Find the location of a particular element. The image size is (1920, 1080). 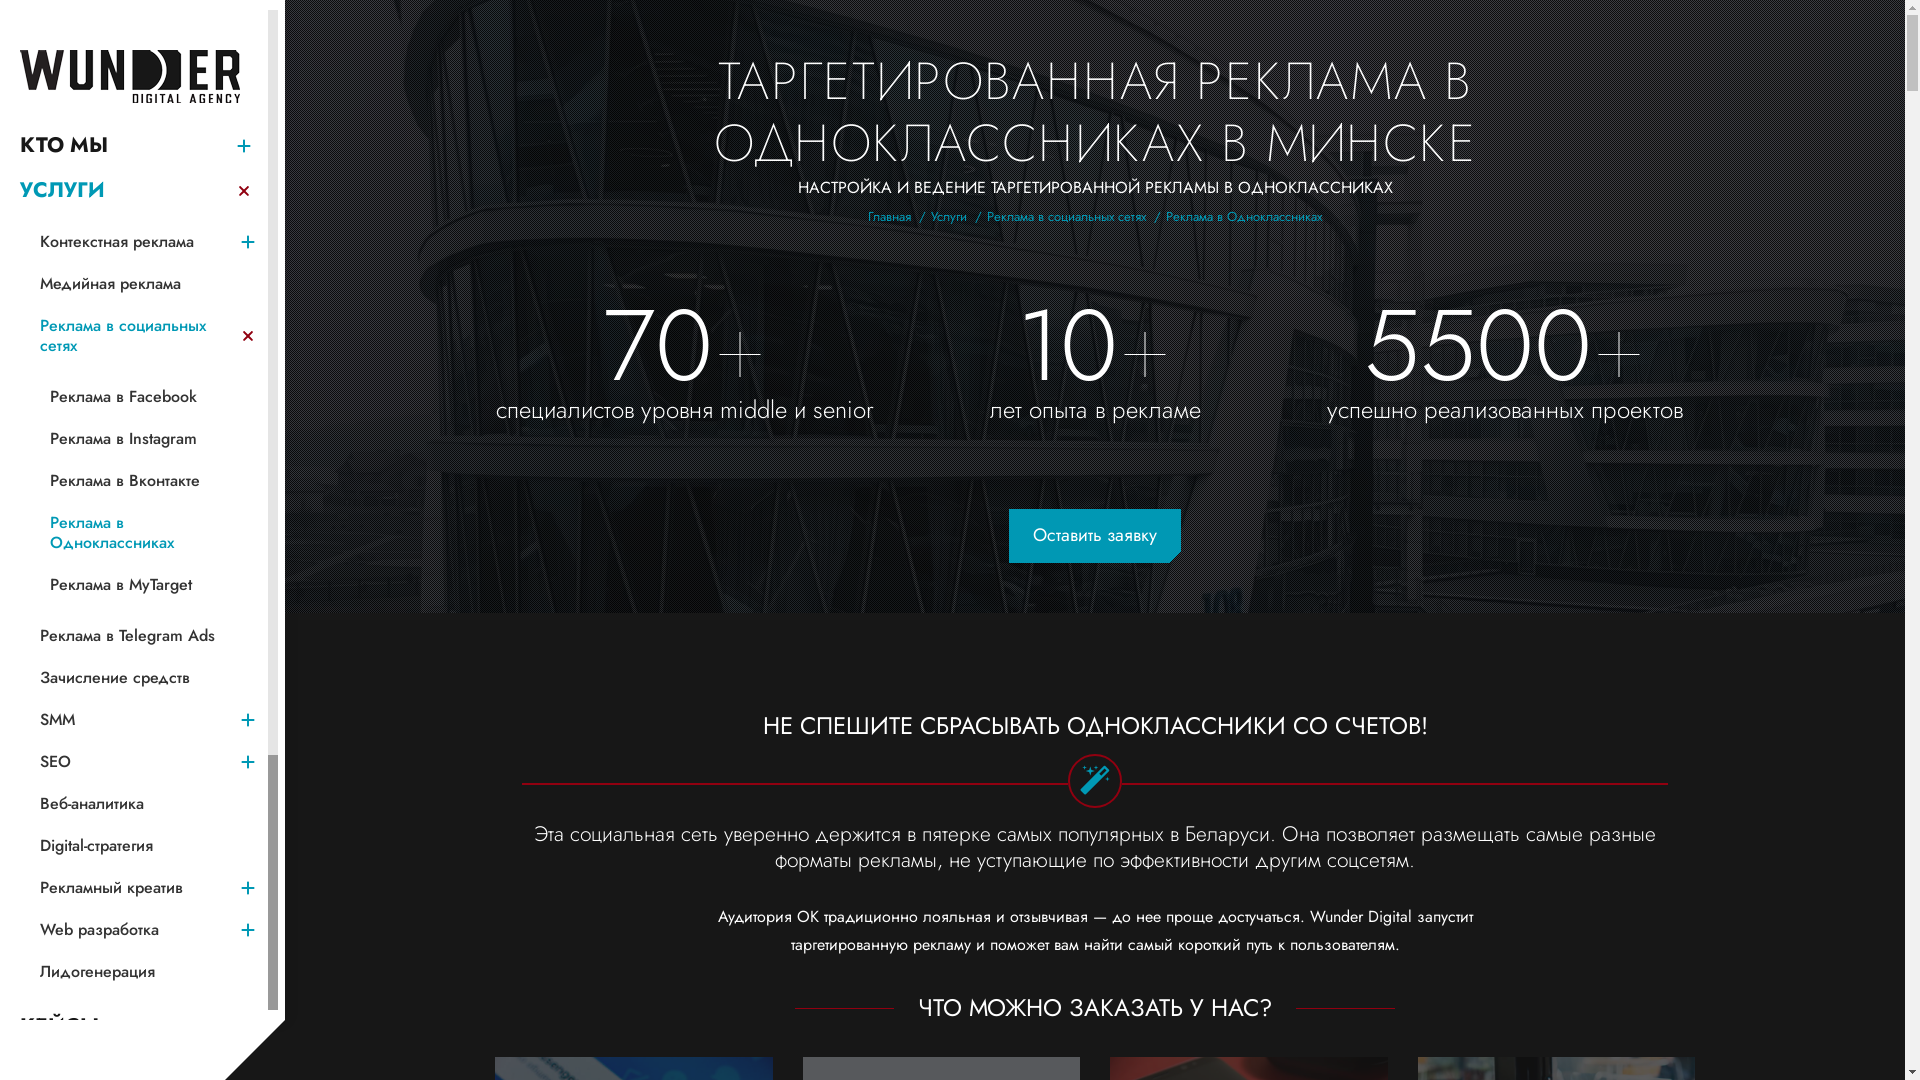

'SEO' is located at coordinates (131, 762).